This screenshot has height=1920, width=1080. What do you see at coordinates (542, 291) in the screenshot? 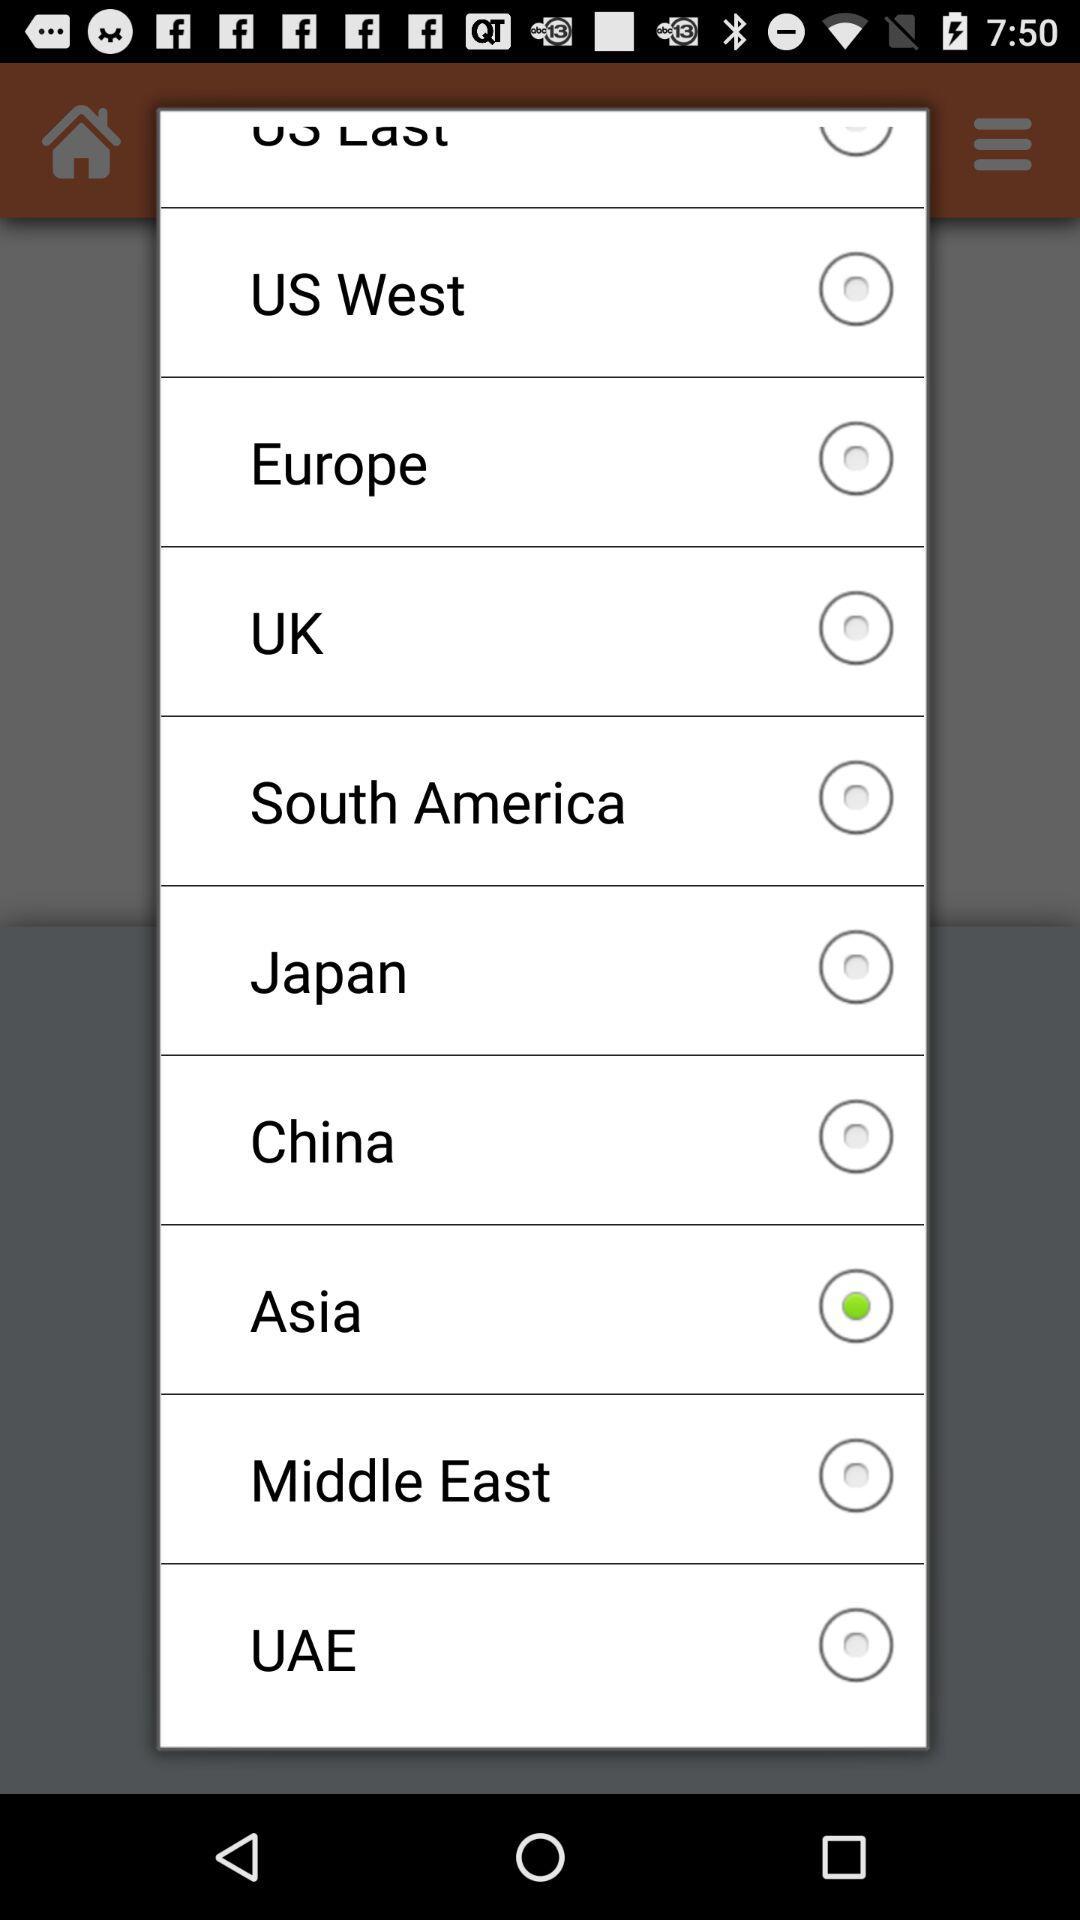
I see `checkbox above the     europe icon` at bounding box center [542, 291].